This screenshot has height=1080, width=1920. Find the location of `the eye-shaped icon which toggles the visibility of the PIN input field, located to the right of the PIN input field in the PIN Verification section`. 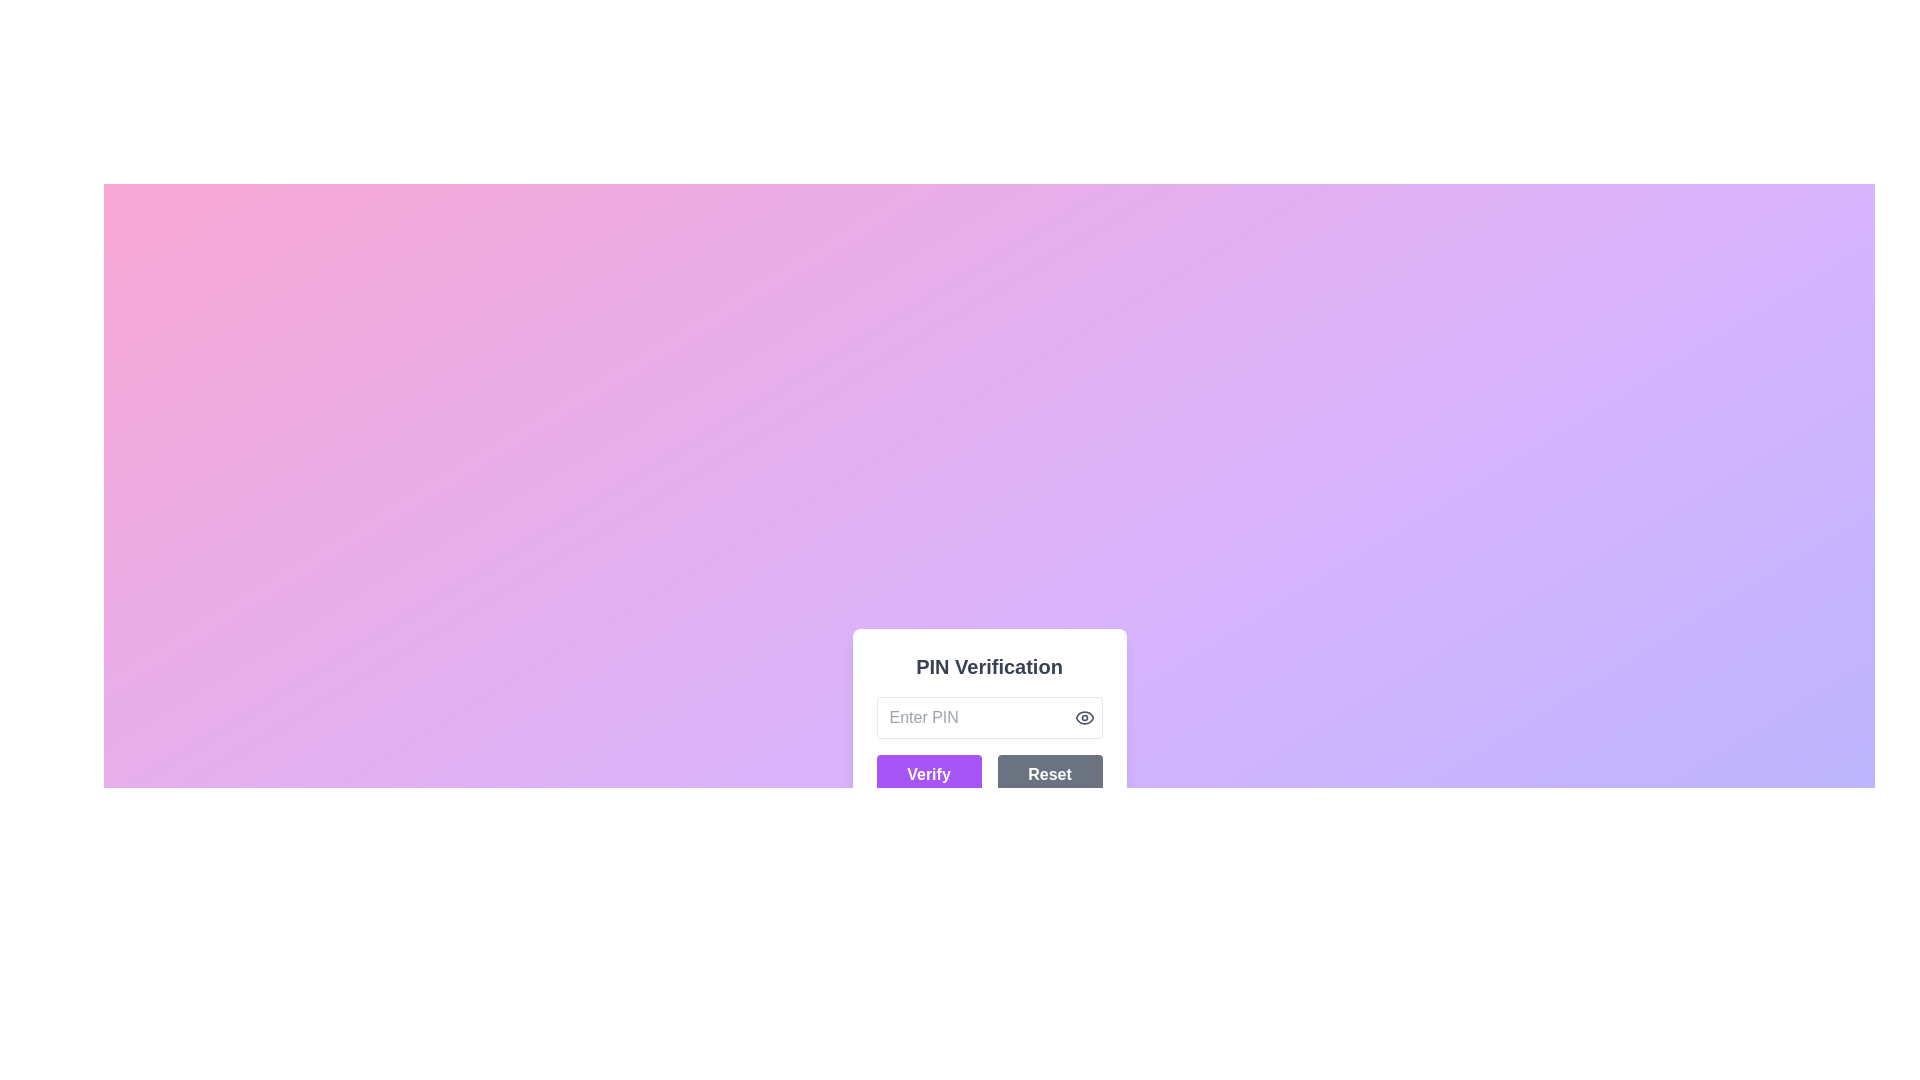

the eye-shaped icon which toggles the visibility of the PIN input field, located to the right of the PIN input field in the PIN Verification section is located at coordinates (1083, 716).